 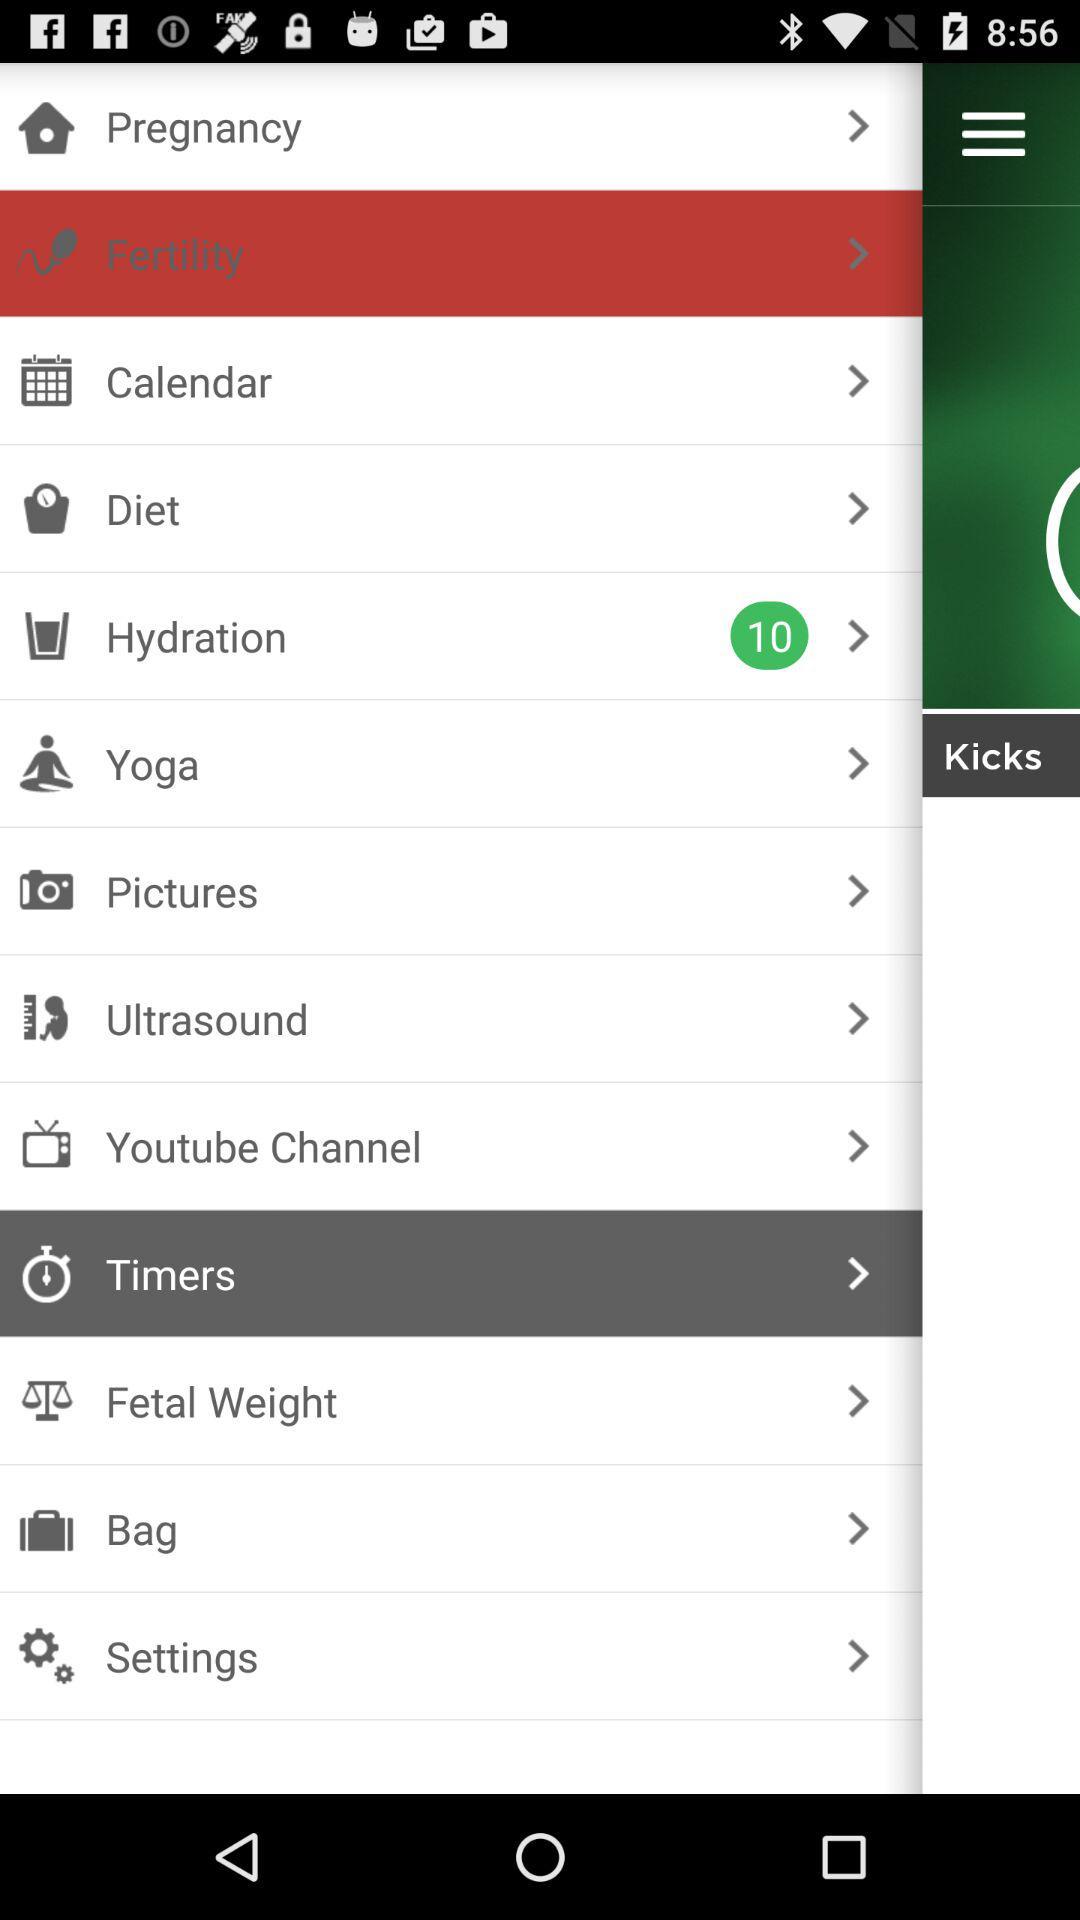 What do you see at coordinates (857, 1400) in the screenshot?
I see `the icon to the right of the fetal weight checkbox` at bounding box center [857, 1400].